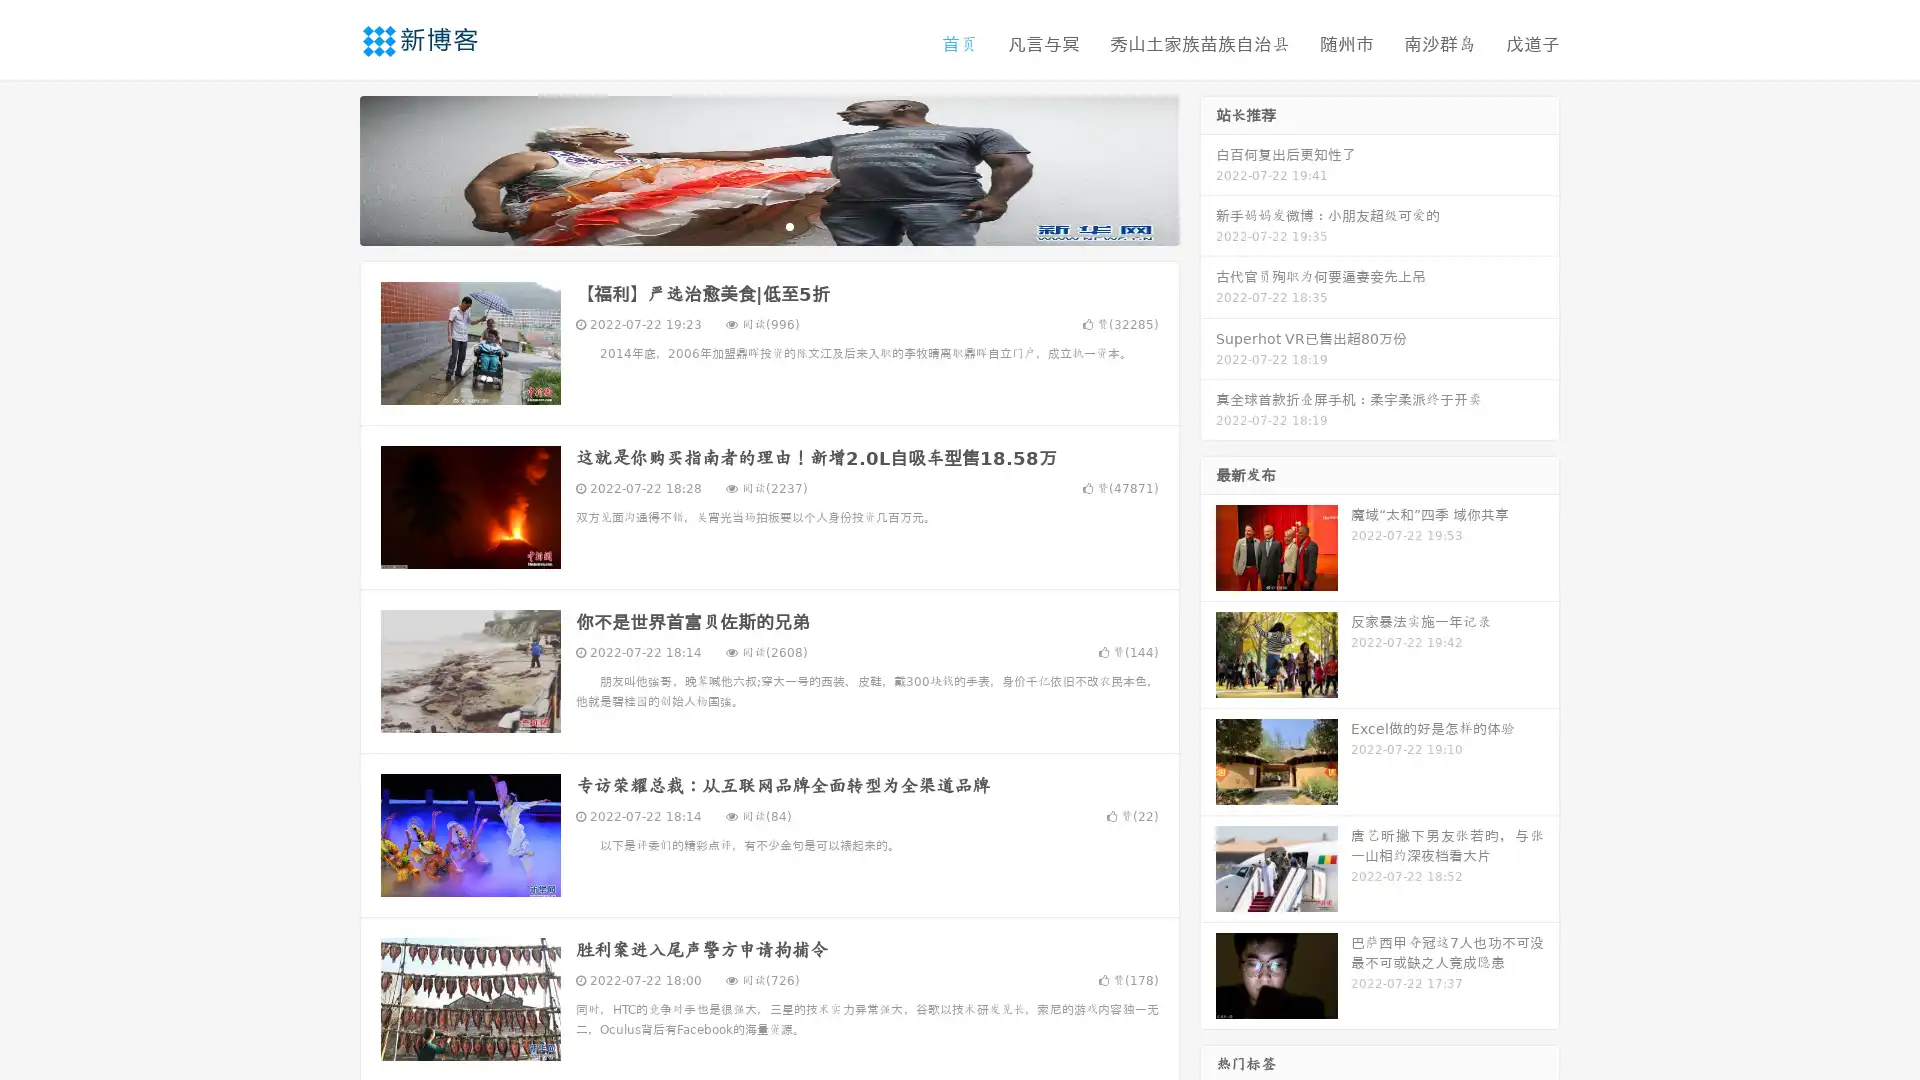 The image size is (1920, 1080). What do you see at coordinates (789, 225) in the screenshot?
I see `Go to slide 3` at bounding box center [789, 225].